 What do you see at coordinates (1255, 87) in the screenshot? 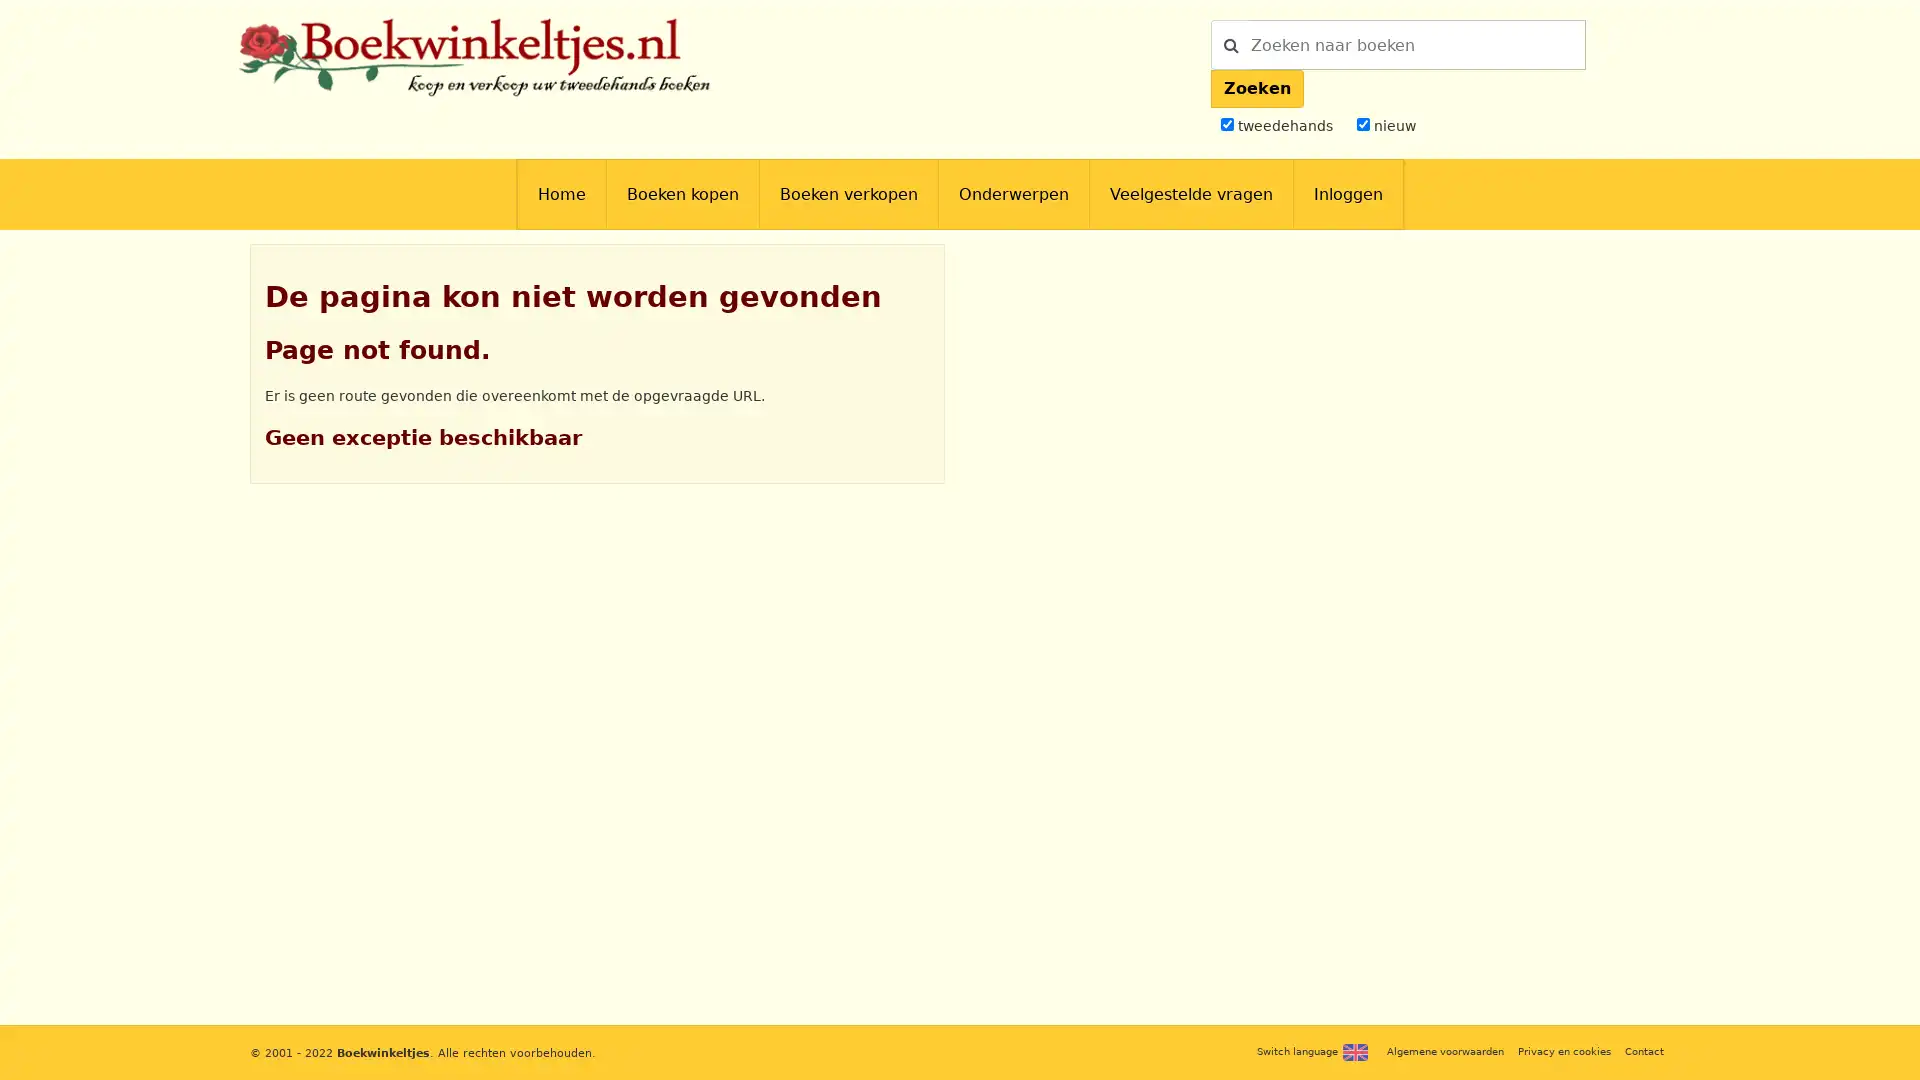
I see `Zoeken` at bounding box center [1255, 87].